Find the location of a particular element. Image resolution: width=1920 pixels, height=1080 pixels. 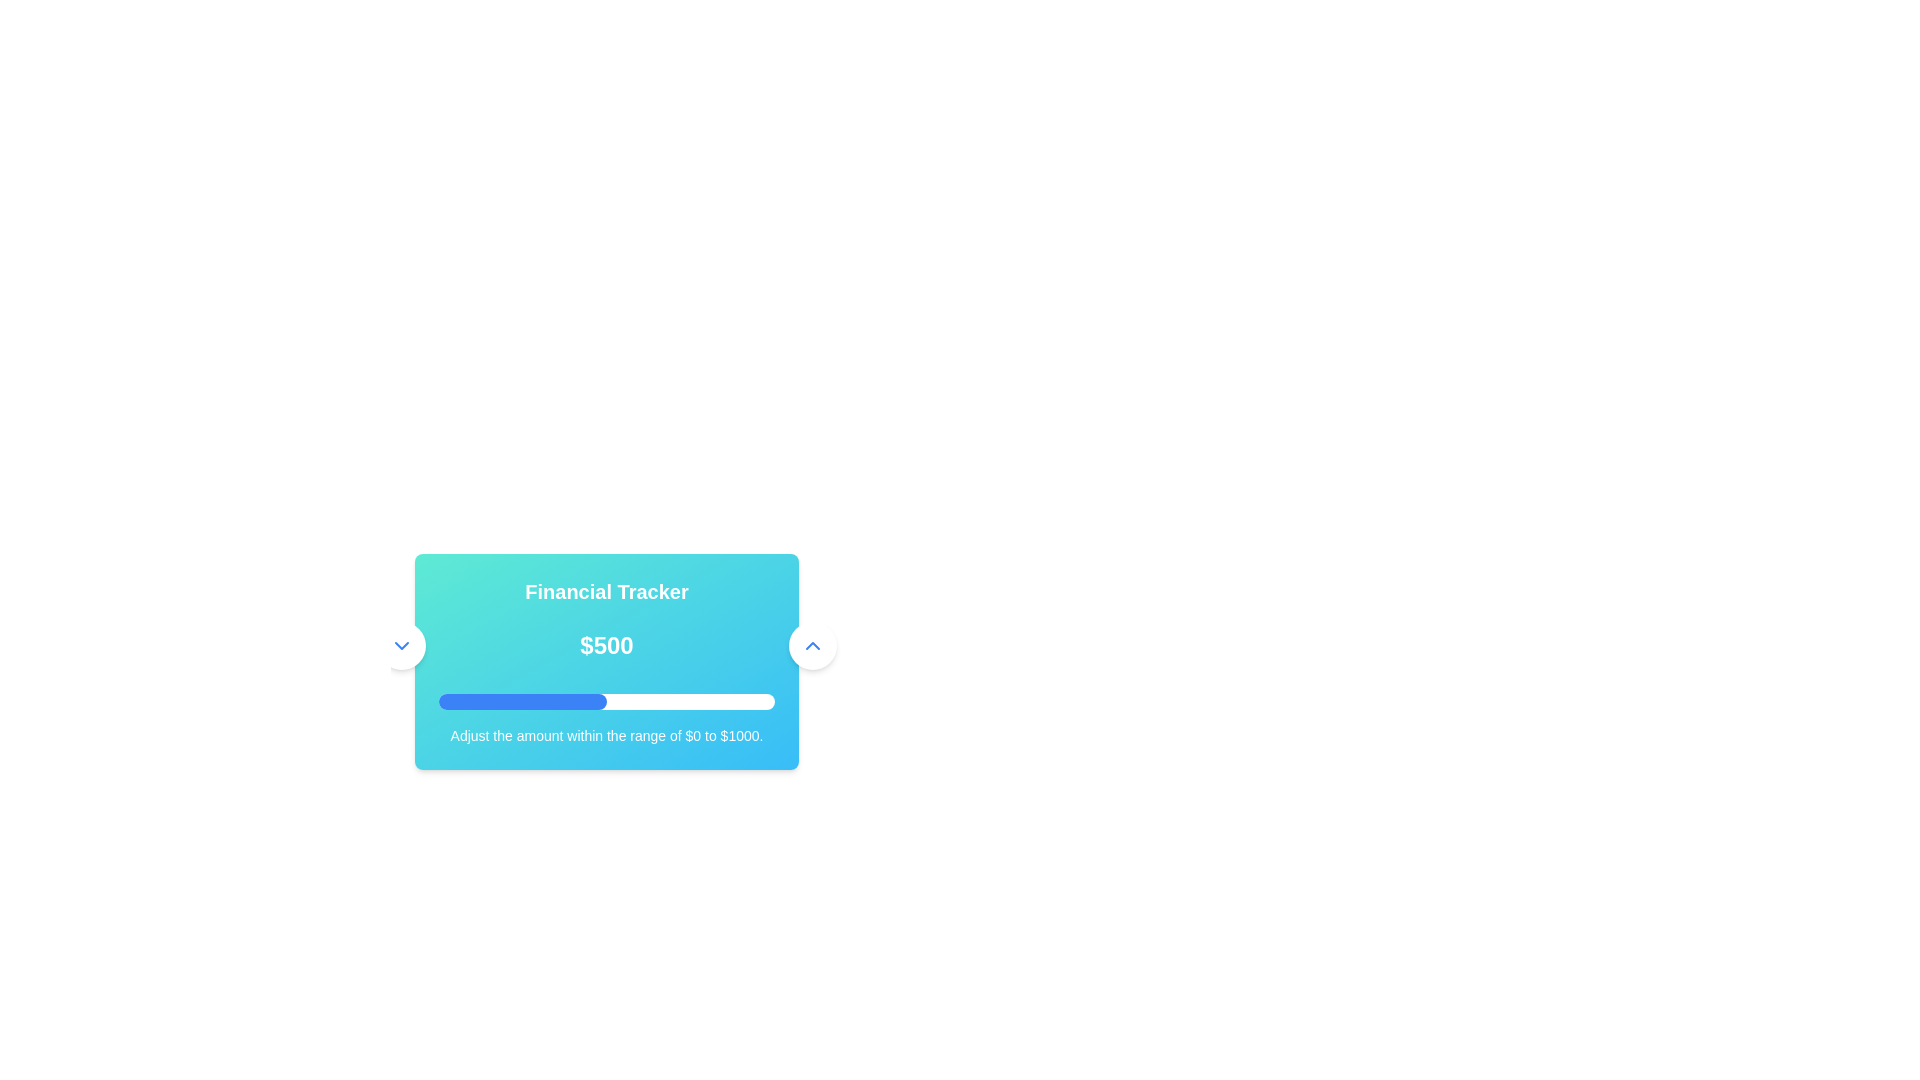

the slider is located at coordinates (594, 701).